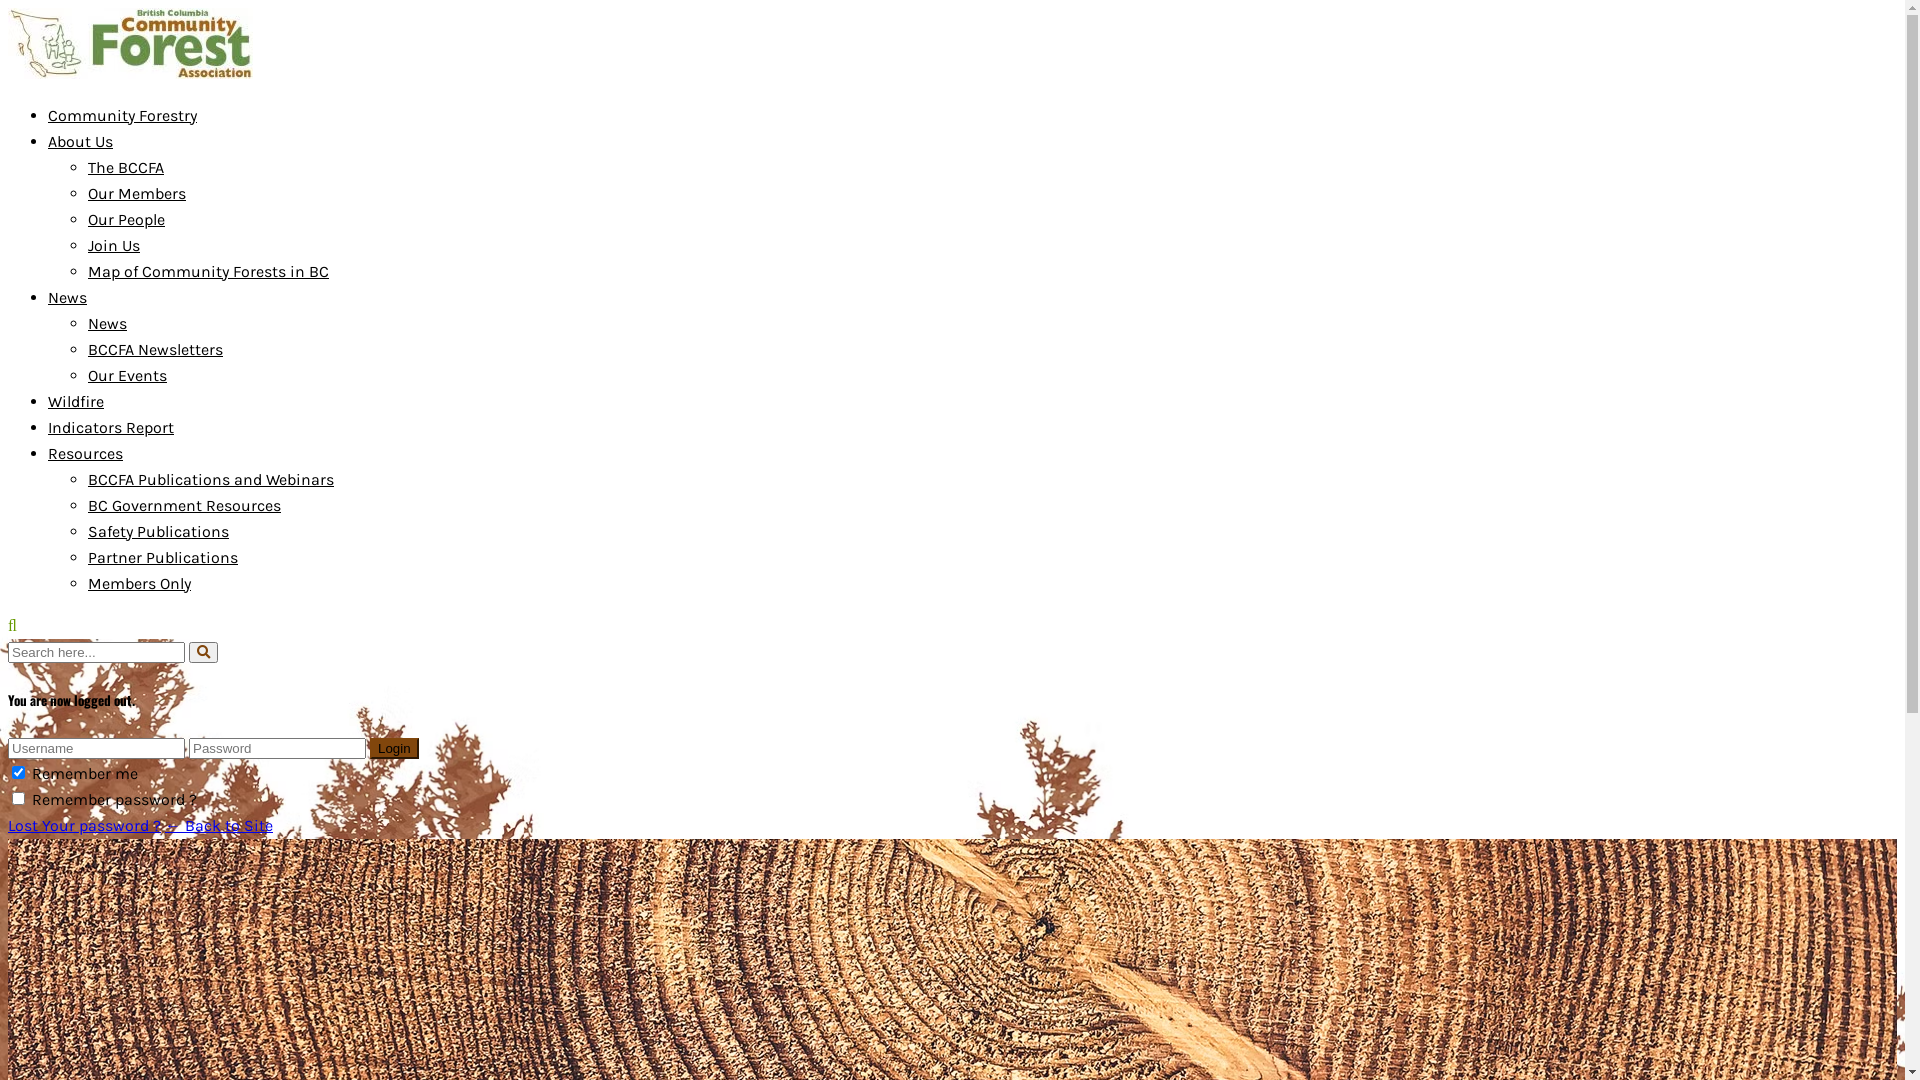 The width and height of the screenshot is (1920, 1080). I want to click on 'Our People', so click(86, 219).